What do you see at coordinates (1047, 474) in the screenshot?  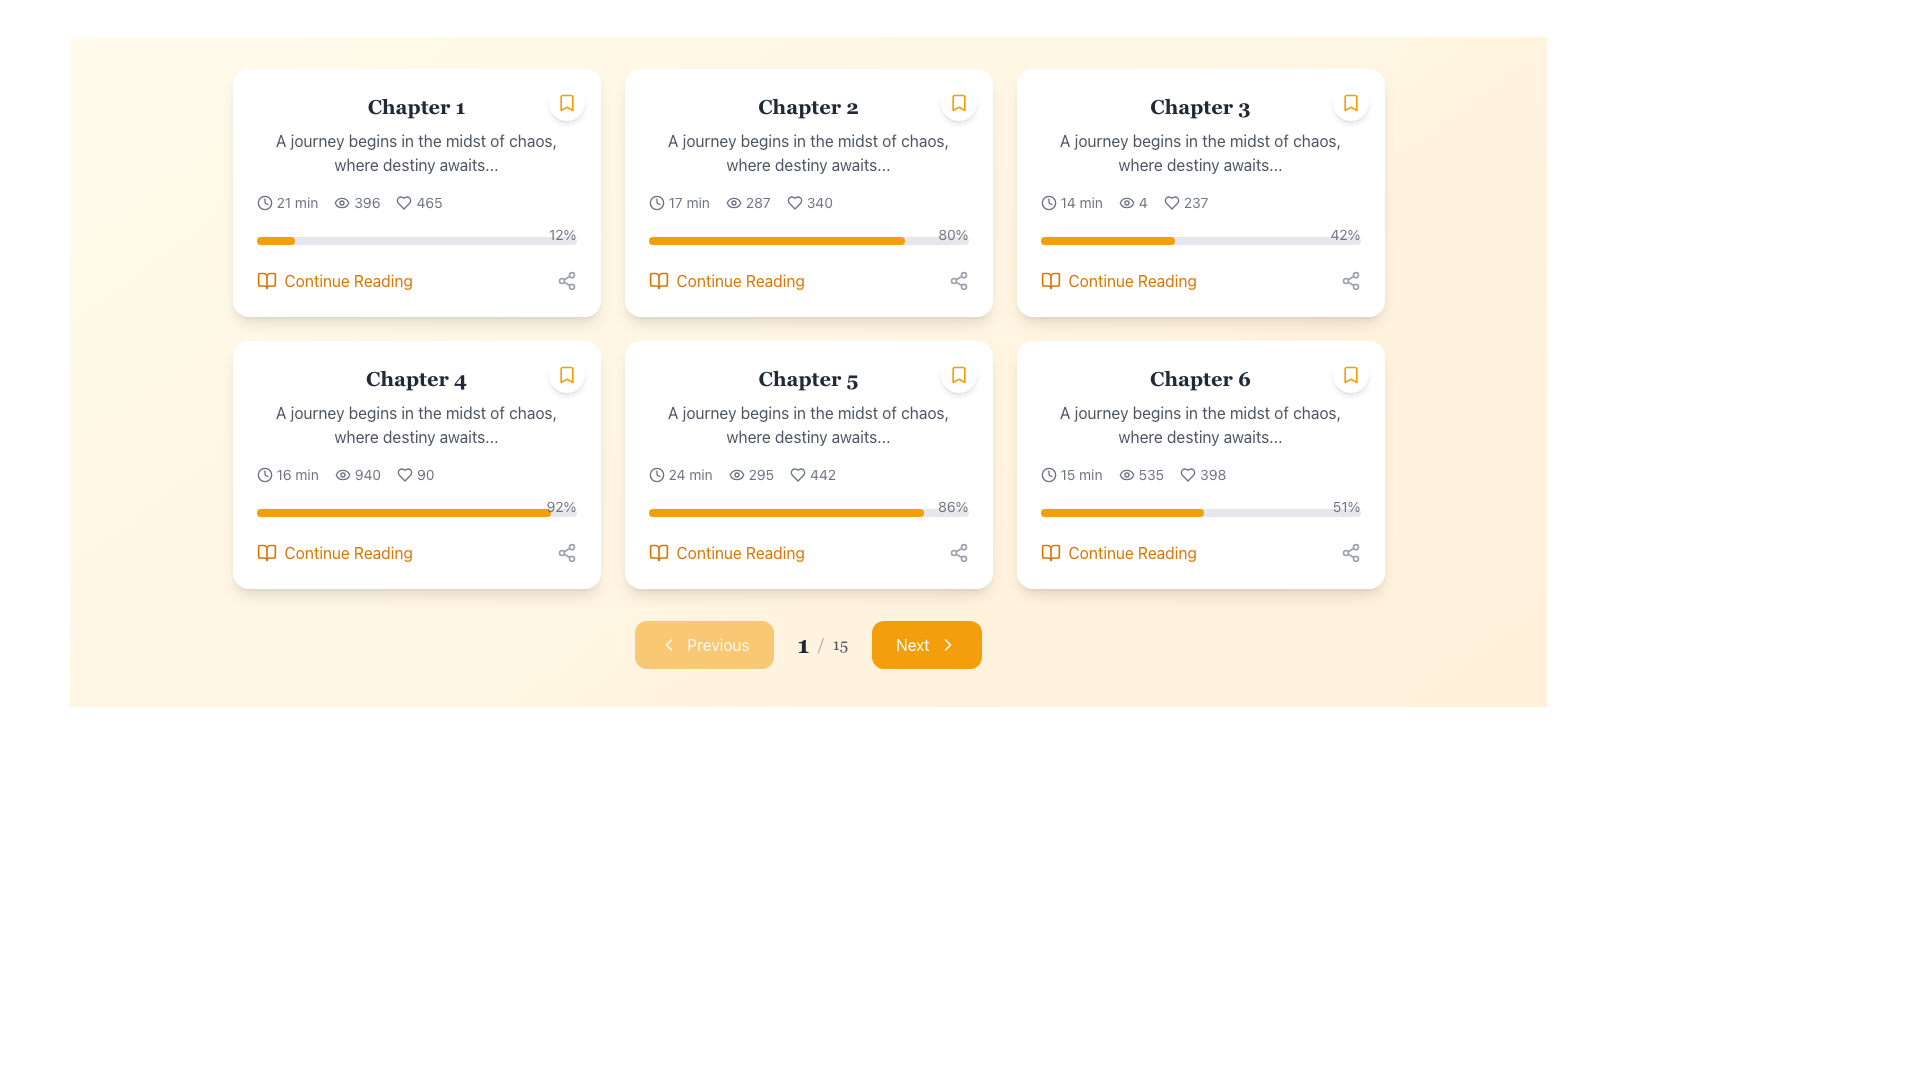 I see `the icon indicating the time duration next to the text '15 min' on the card for 'Chapter 6', located in the top-left corner of the card's content area` at bounding box center [1047, 474].